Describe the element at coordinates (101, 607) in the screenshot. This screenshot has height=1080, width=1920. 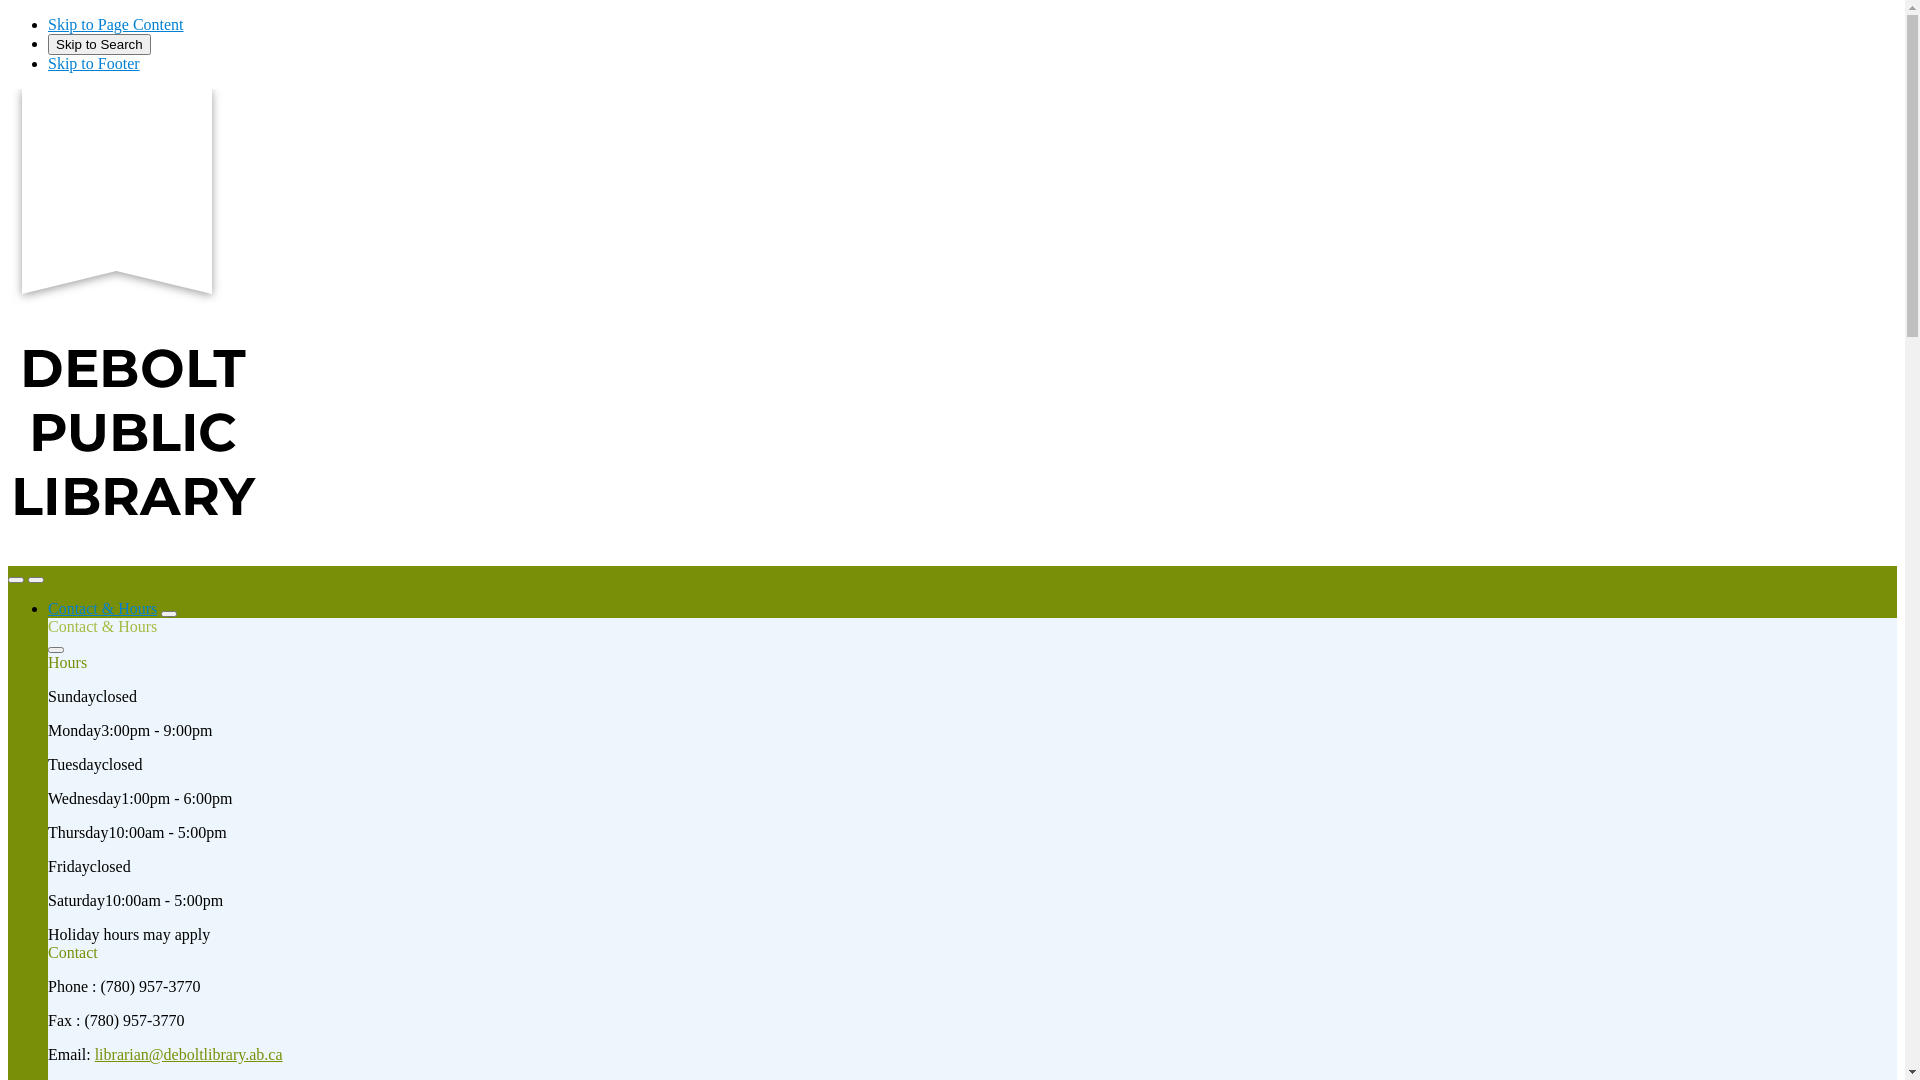
I see `'Contact & Hours'` at that location.